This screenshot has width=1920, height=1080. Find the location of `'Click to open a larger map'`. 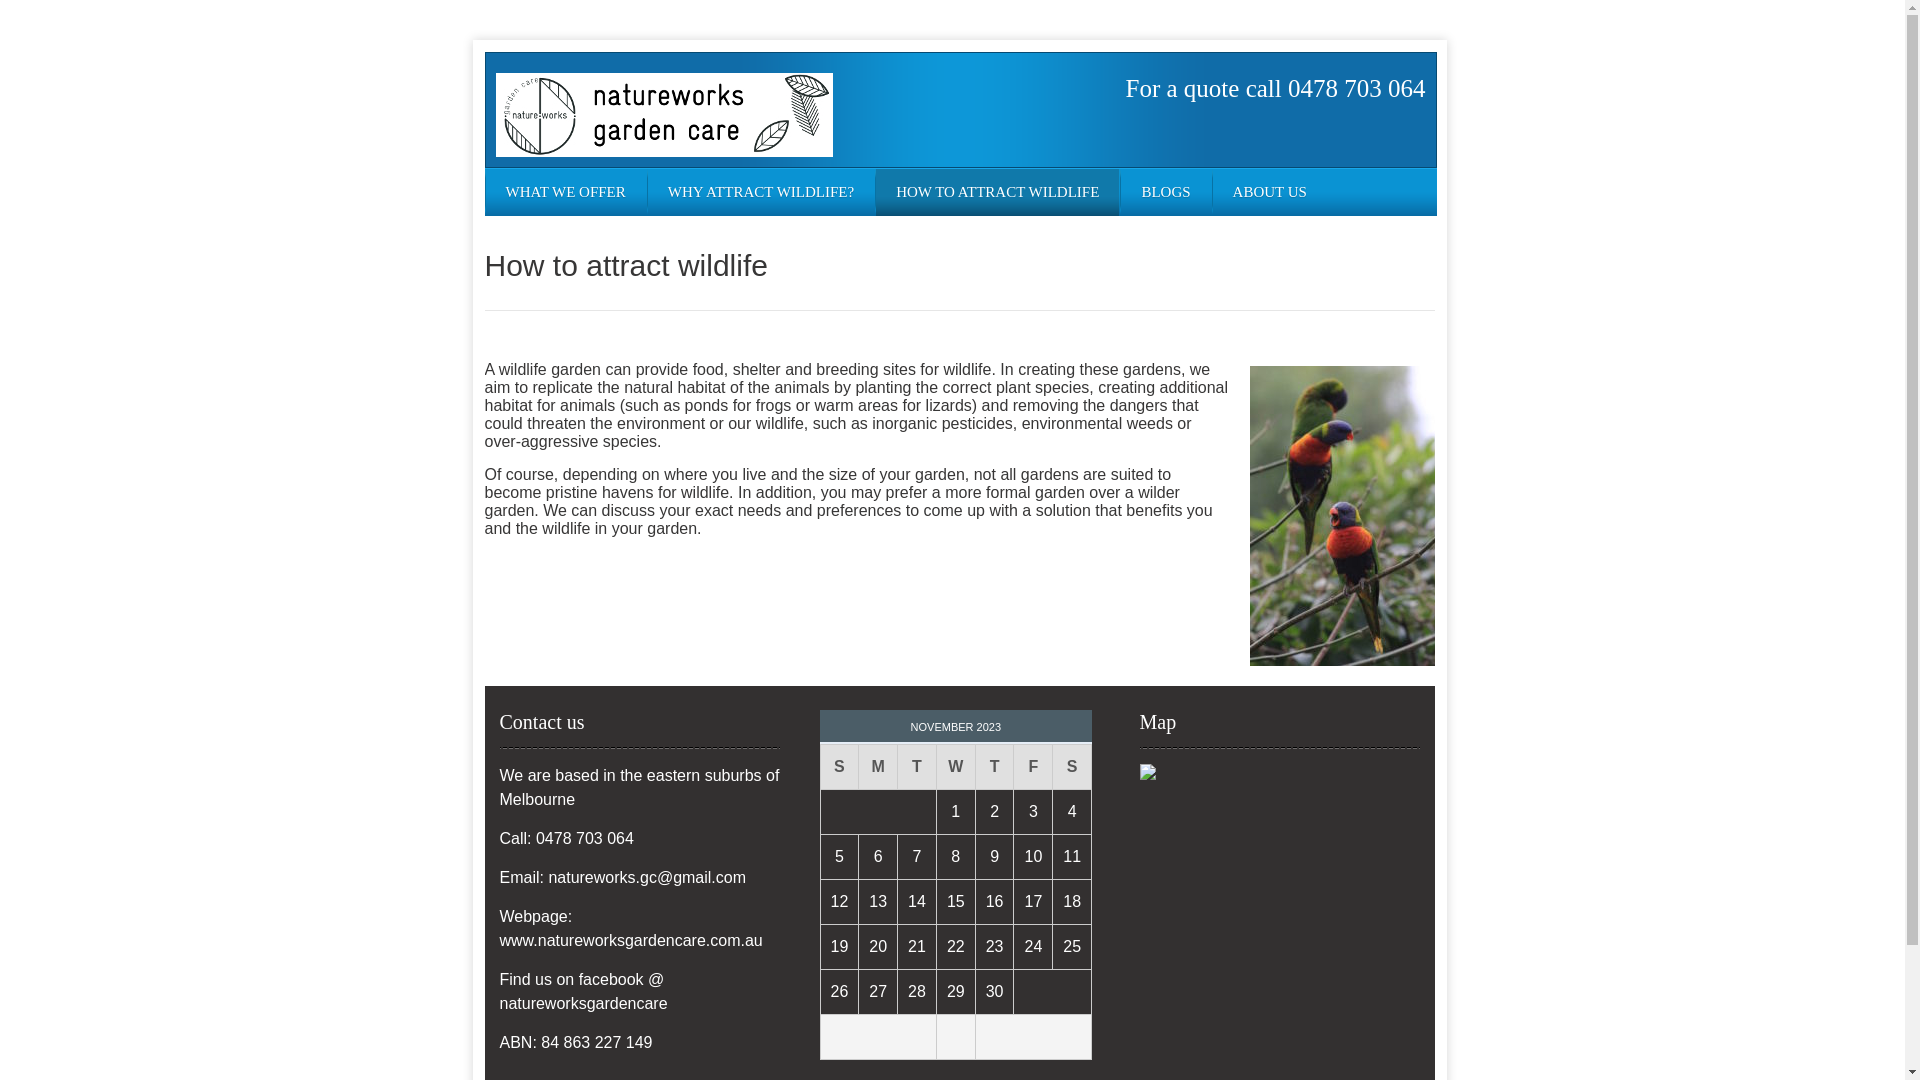

'Click to open a larger map' is located at coordinates (1147, 774).